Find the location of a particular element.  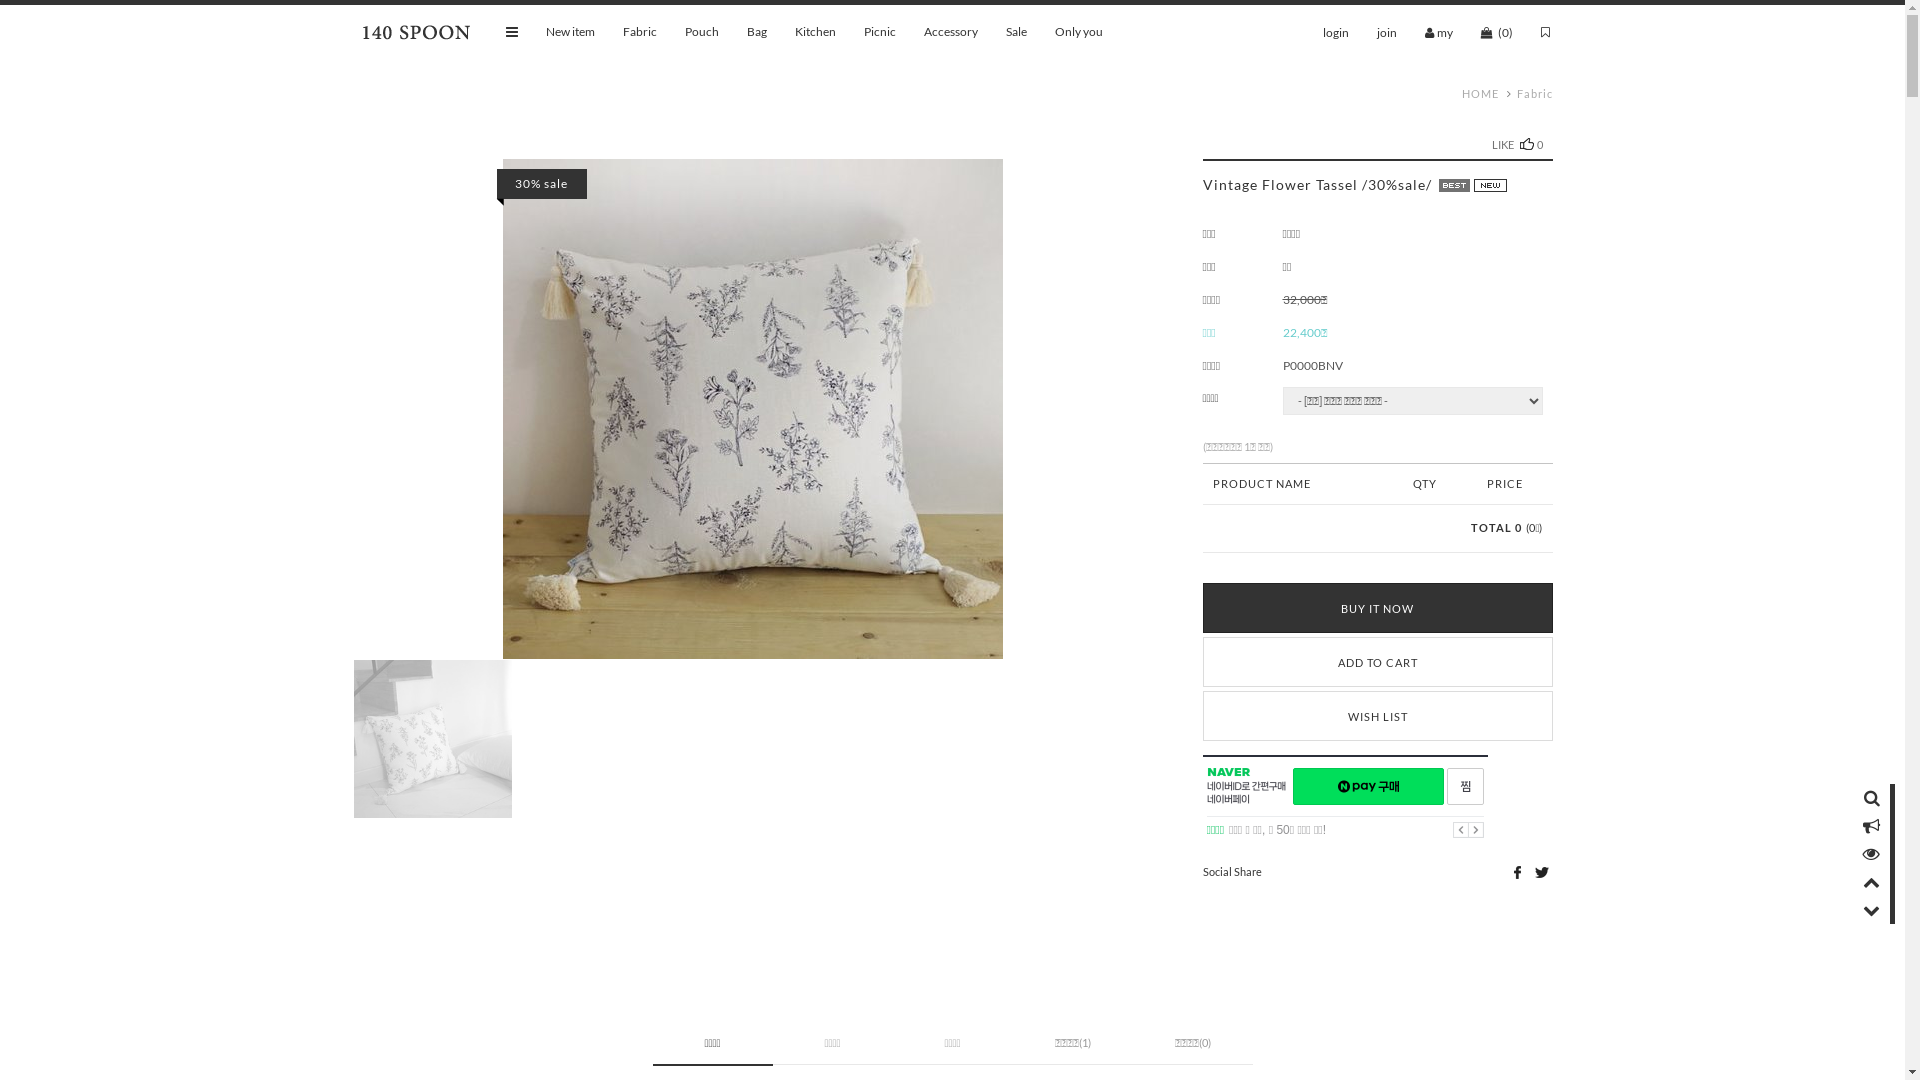

'Picnic' is located at coordinates (864, 31).